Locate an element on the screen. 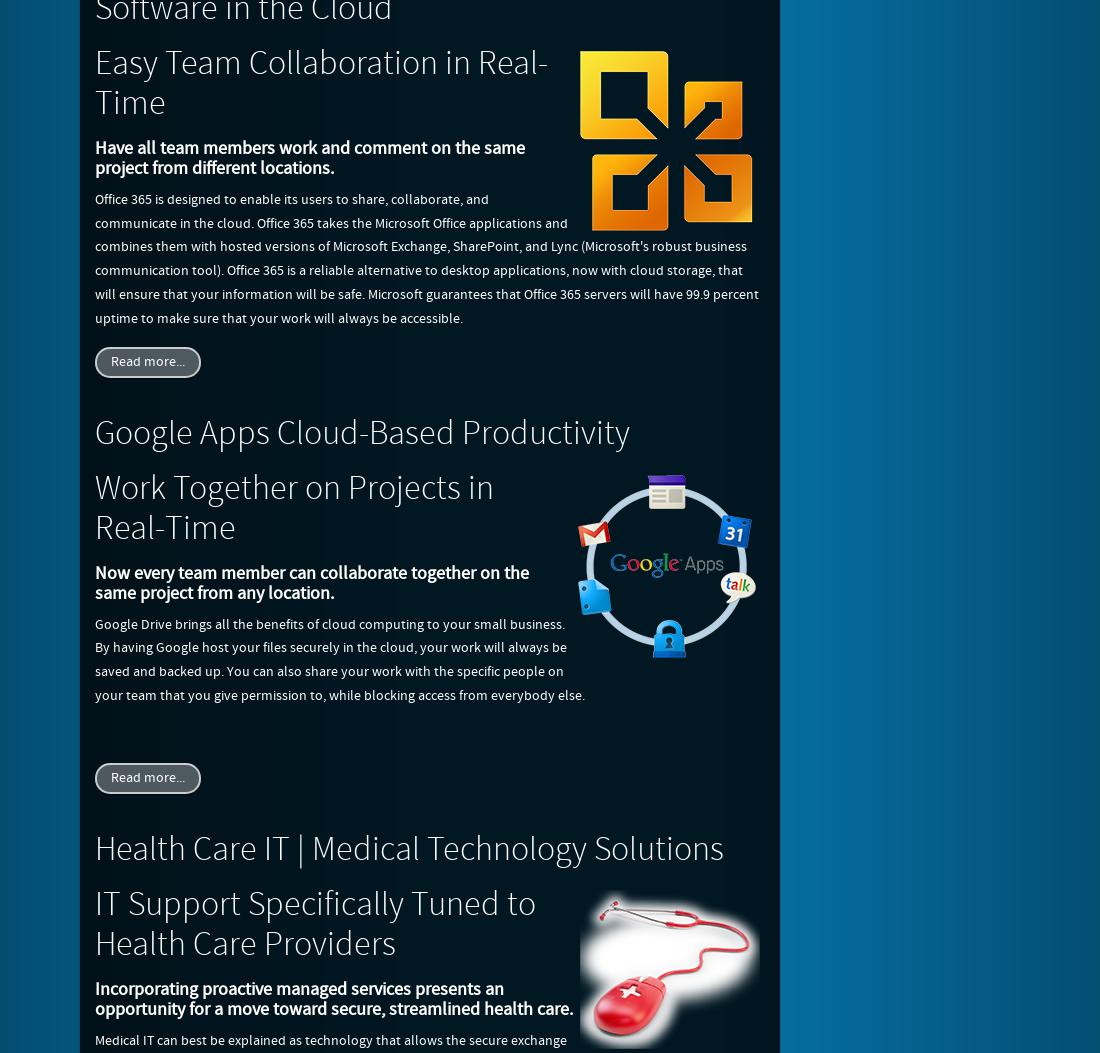  'Incorporating proactive managed services presents an opportunity for a move toward secure, streamlined health care.' is located at coordinates (332, 998).